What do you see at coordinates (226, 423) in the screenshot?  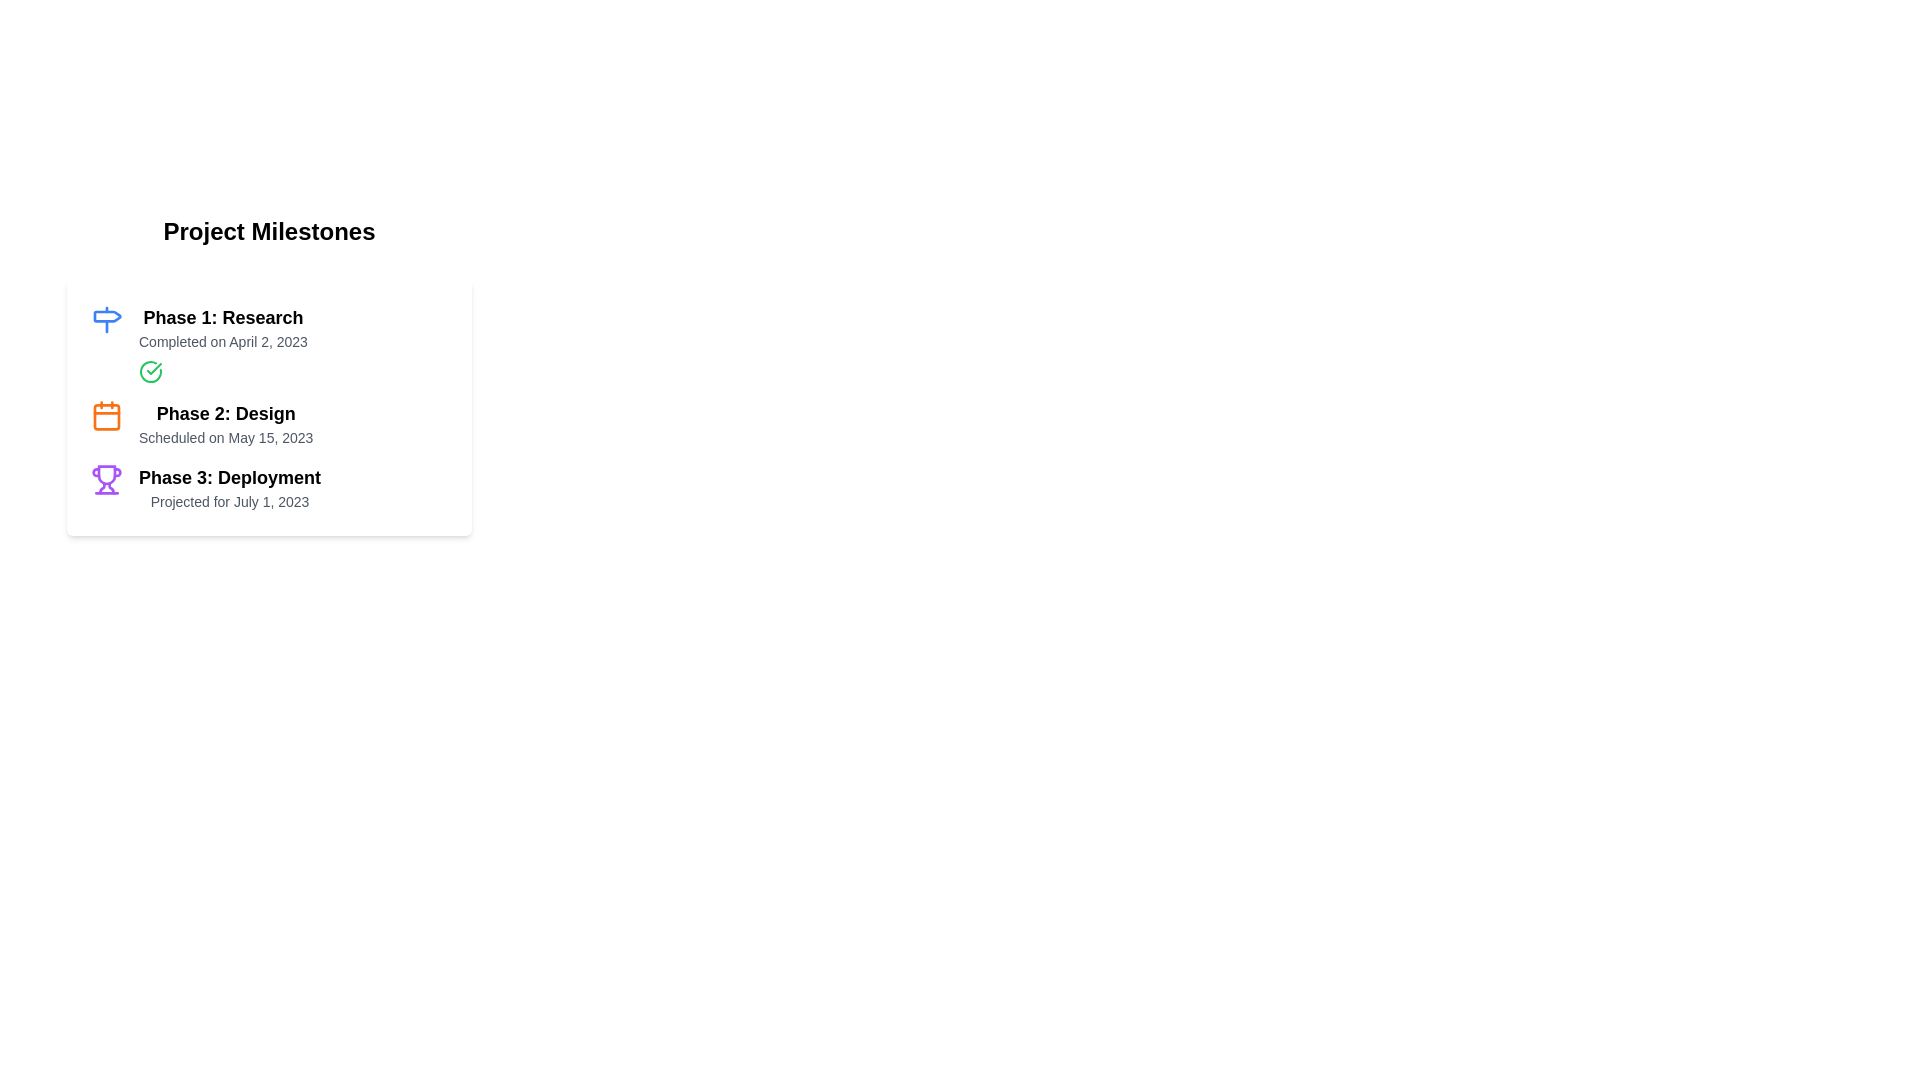 I see `the second milestone text block that conveys the project phase name, its description, and the scheduled date, located between 'Phase 1: Research' and 'Phase 3: Deployment'` at bounding box center [226, 423].